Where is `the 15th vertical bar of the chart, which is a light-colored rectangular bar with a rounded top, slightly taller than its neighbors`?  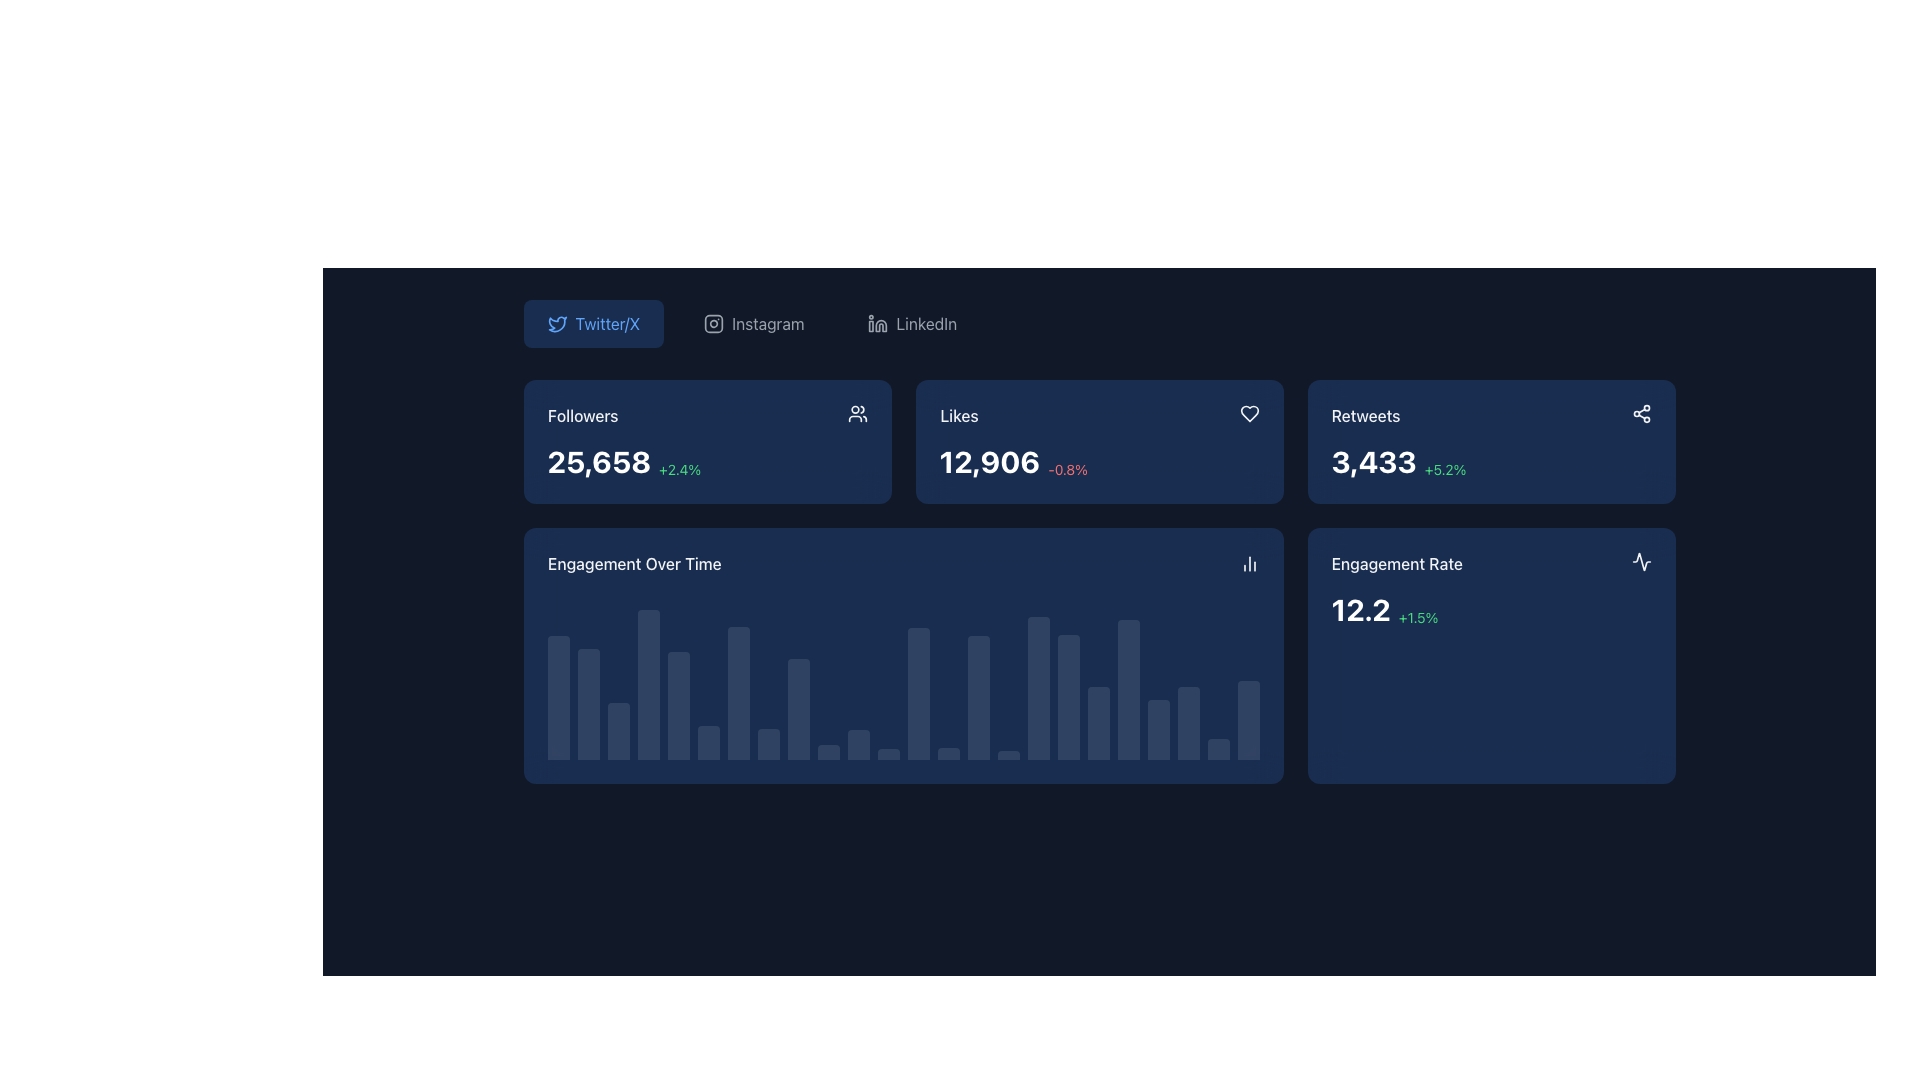
the 15th vertical bar of the chart, which is a light-colored rectangular bar with a rounded top, slightly taller than its neighbors is located at coordinates (978, 696).